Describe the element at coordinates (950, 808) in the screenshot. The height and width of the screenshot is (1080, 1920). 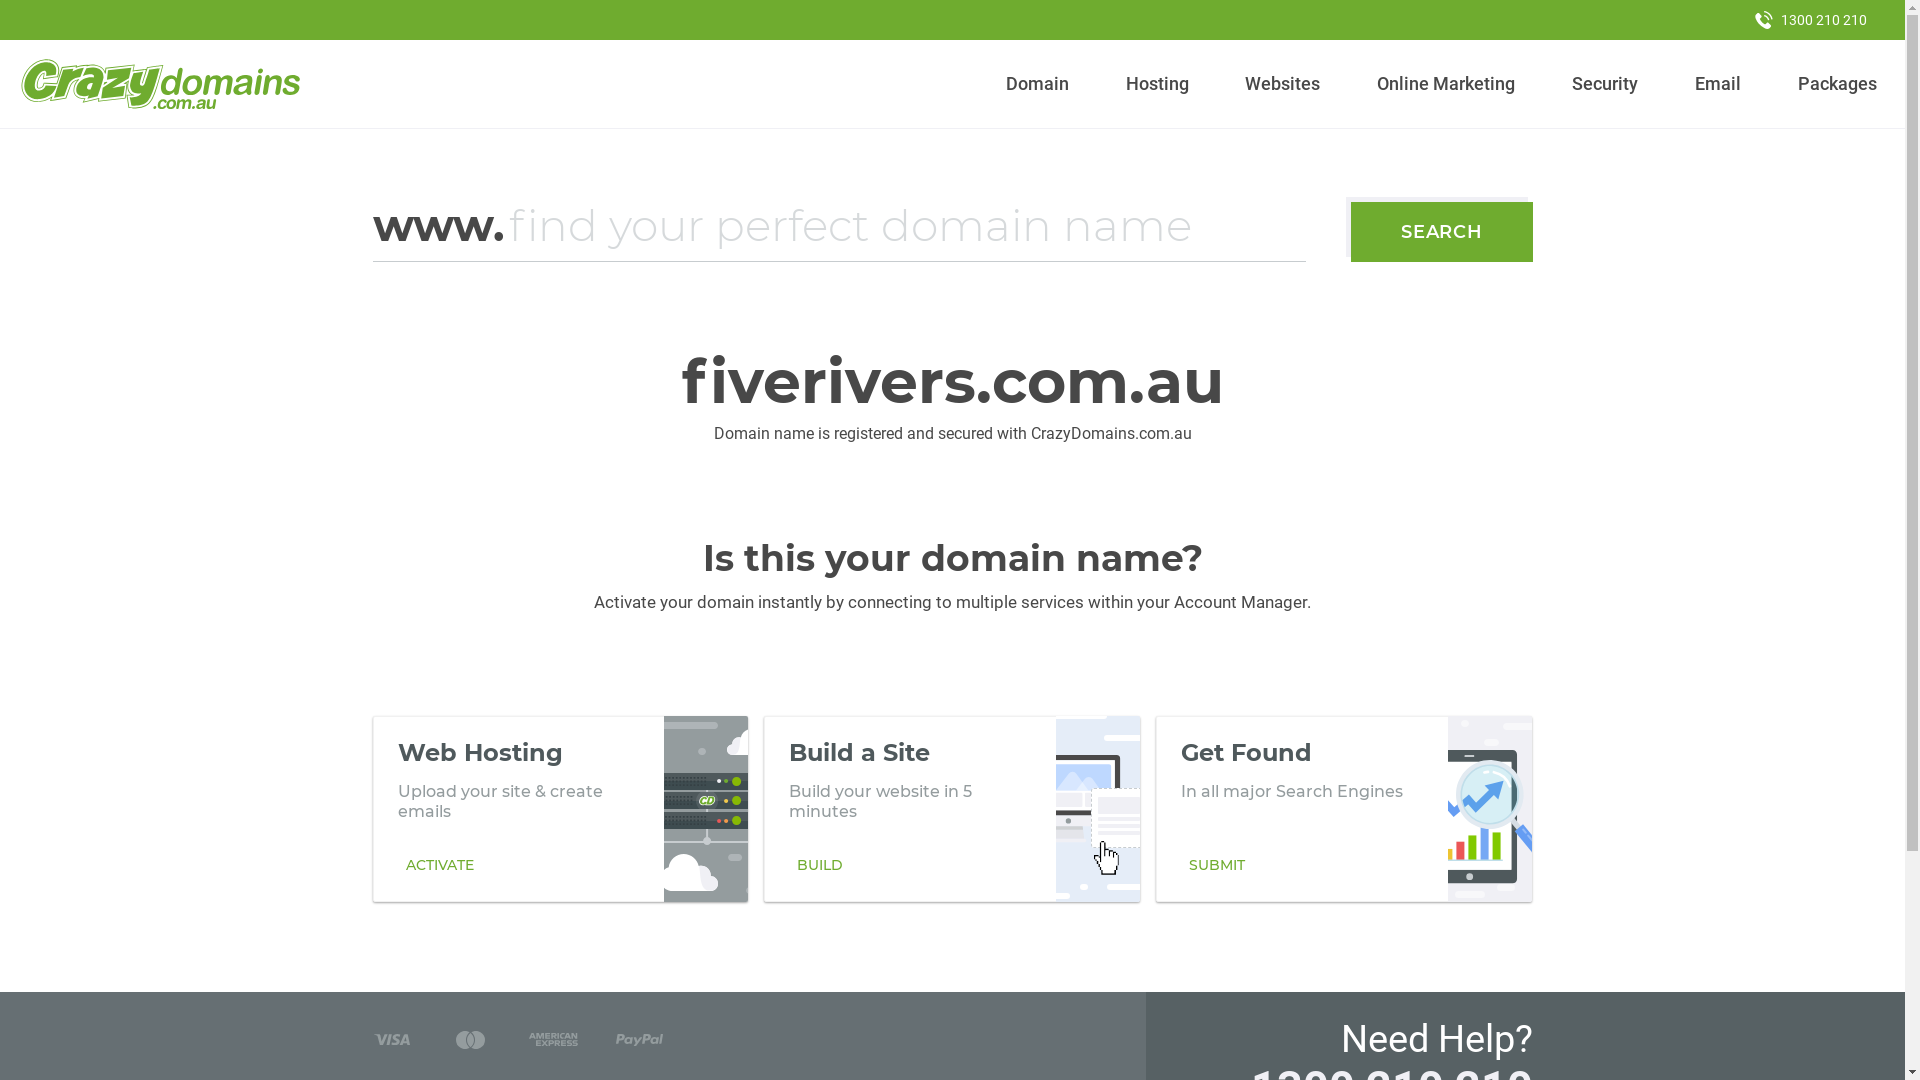
I see `'Build a Site` at that location.